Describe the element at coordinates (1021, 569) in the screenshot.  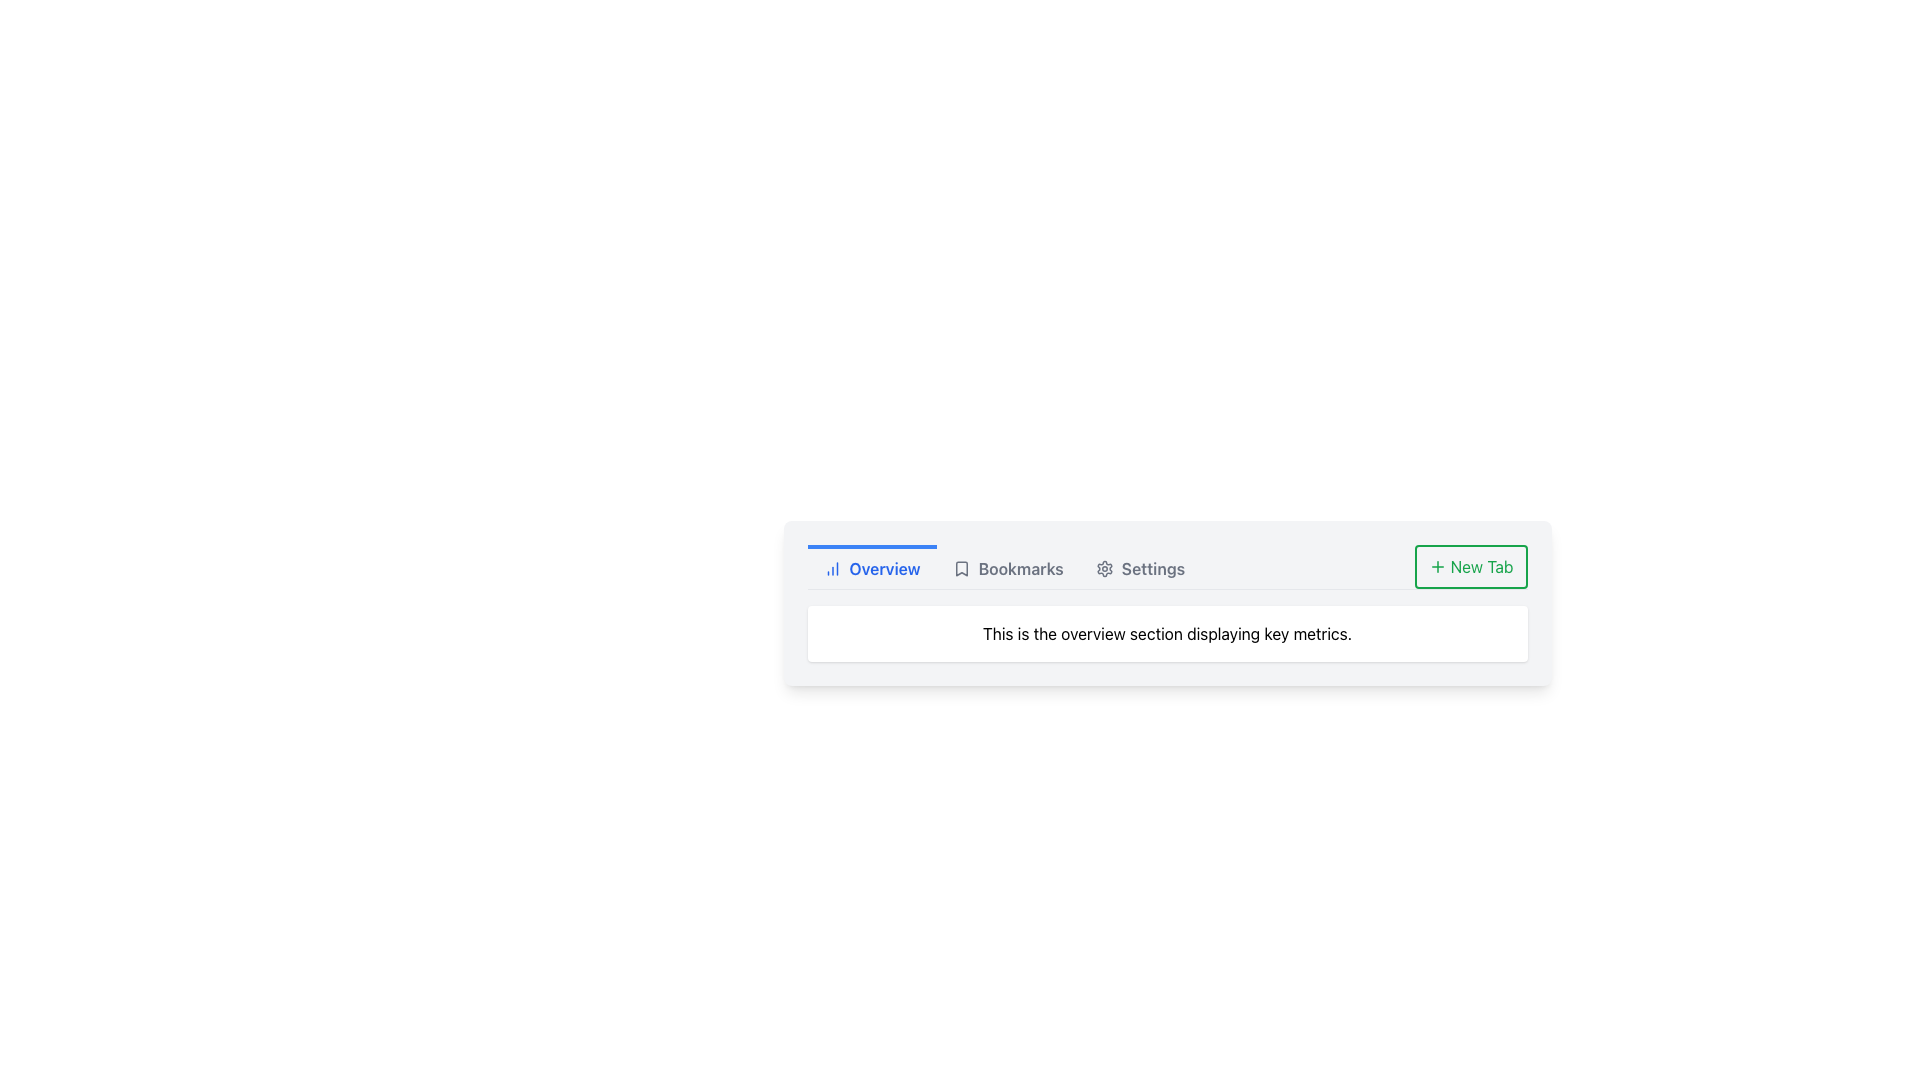
I see `the 'Bookmarks' label, which is the second item in the horizontal navigation bar, styled with gray text in bold font` at that location.